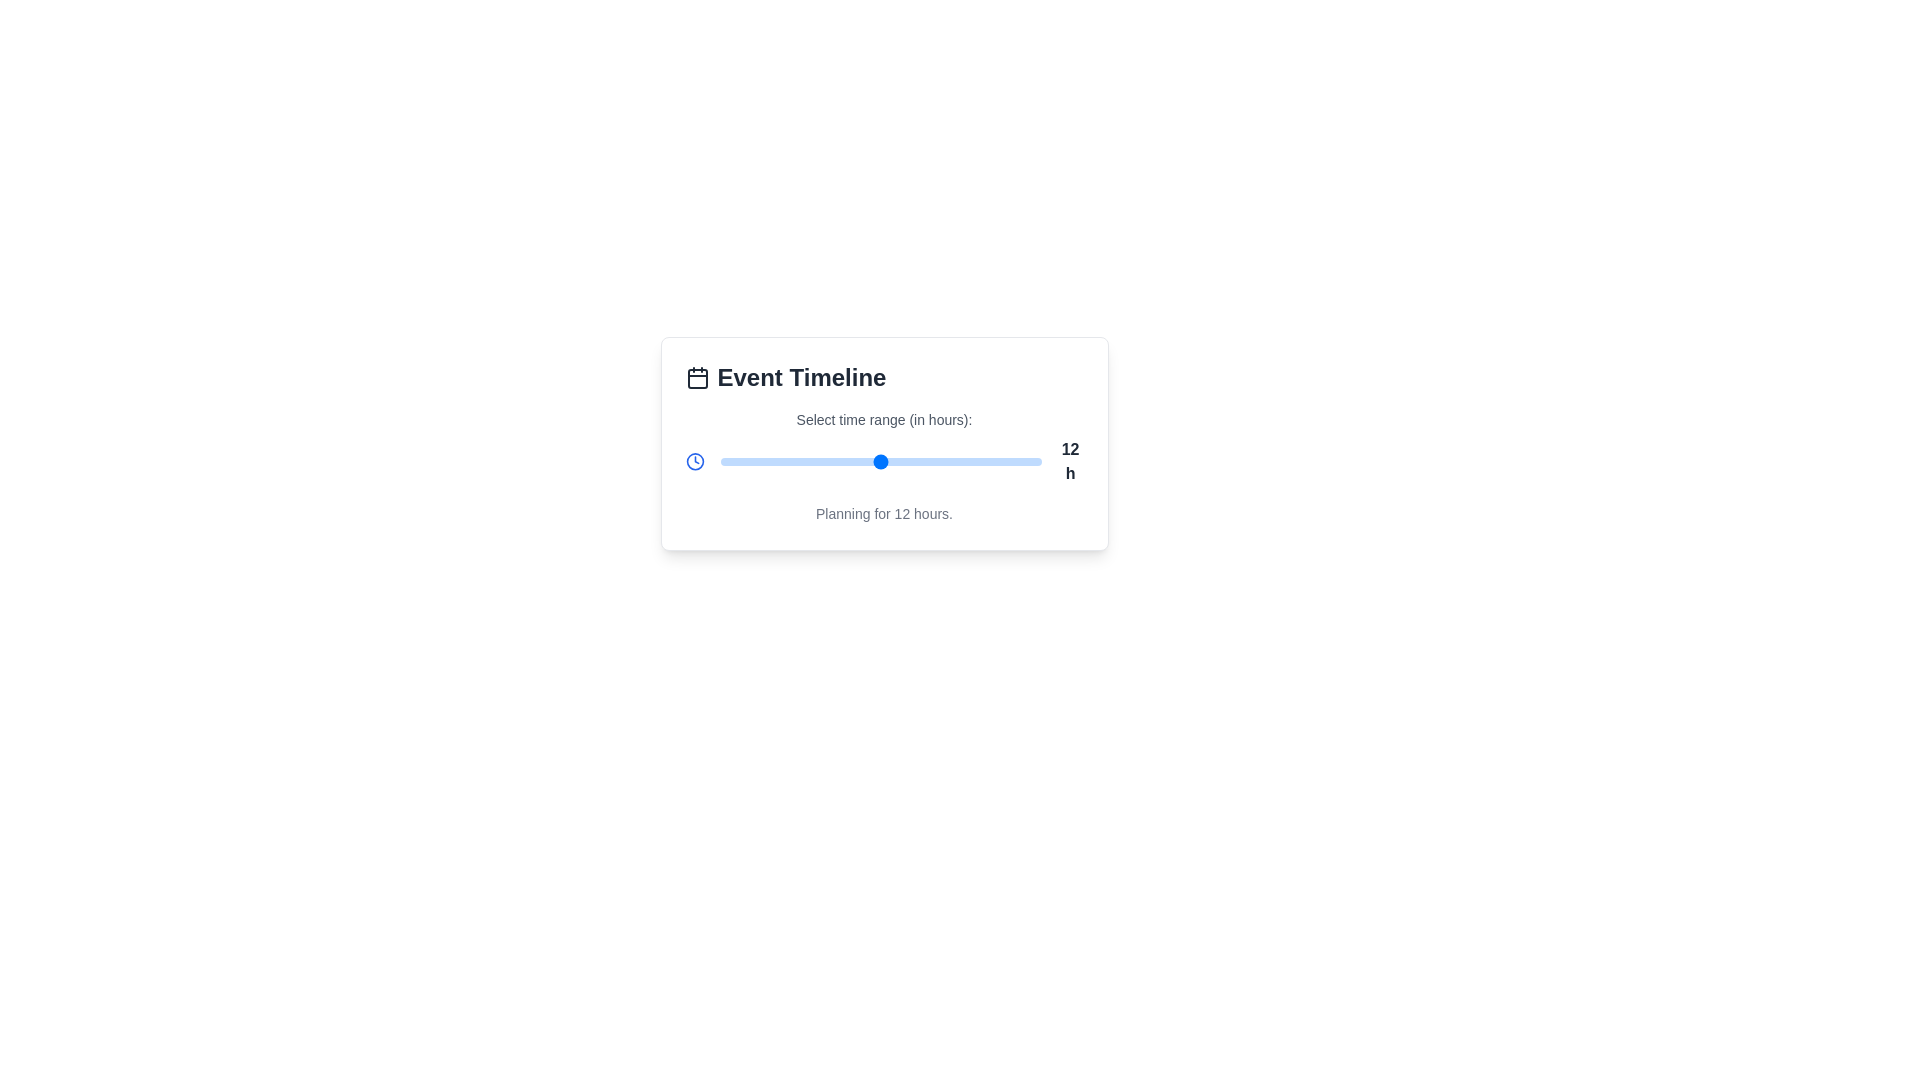 The height and width of the screenshot is (1080, 1920). Describe the element at coordinates (920, 462) in the screenshot. I see `the timeline duration` at that location.